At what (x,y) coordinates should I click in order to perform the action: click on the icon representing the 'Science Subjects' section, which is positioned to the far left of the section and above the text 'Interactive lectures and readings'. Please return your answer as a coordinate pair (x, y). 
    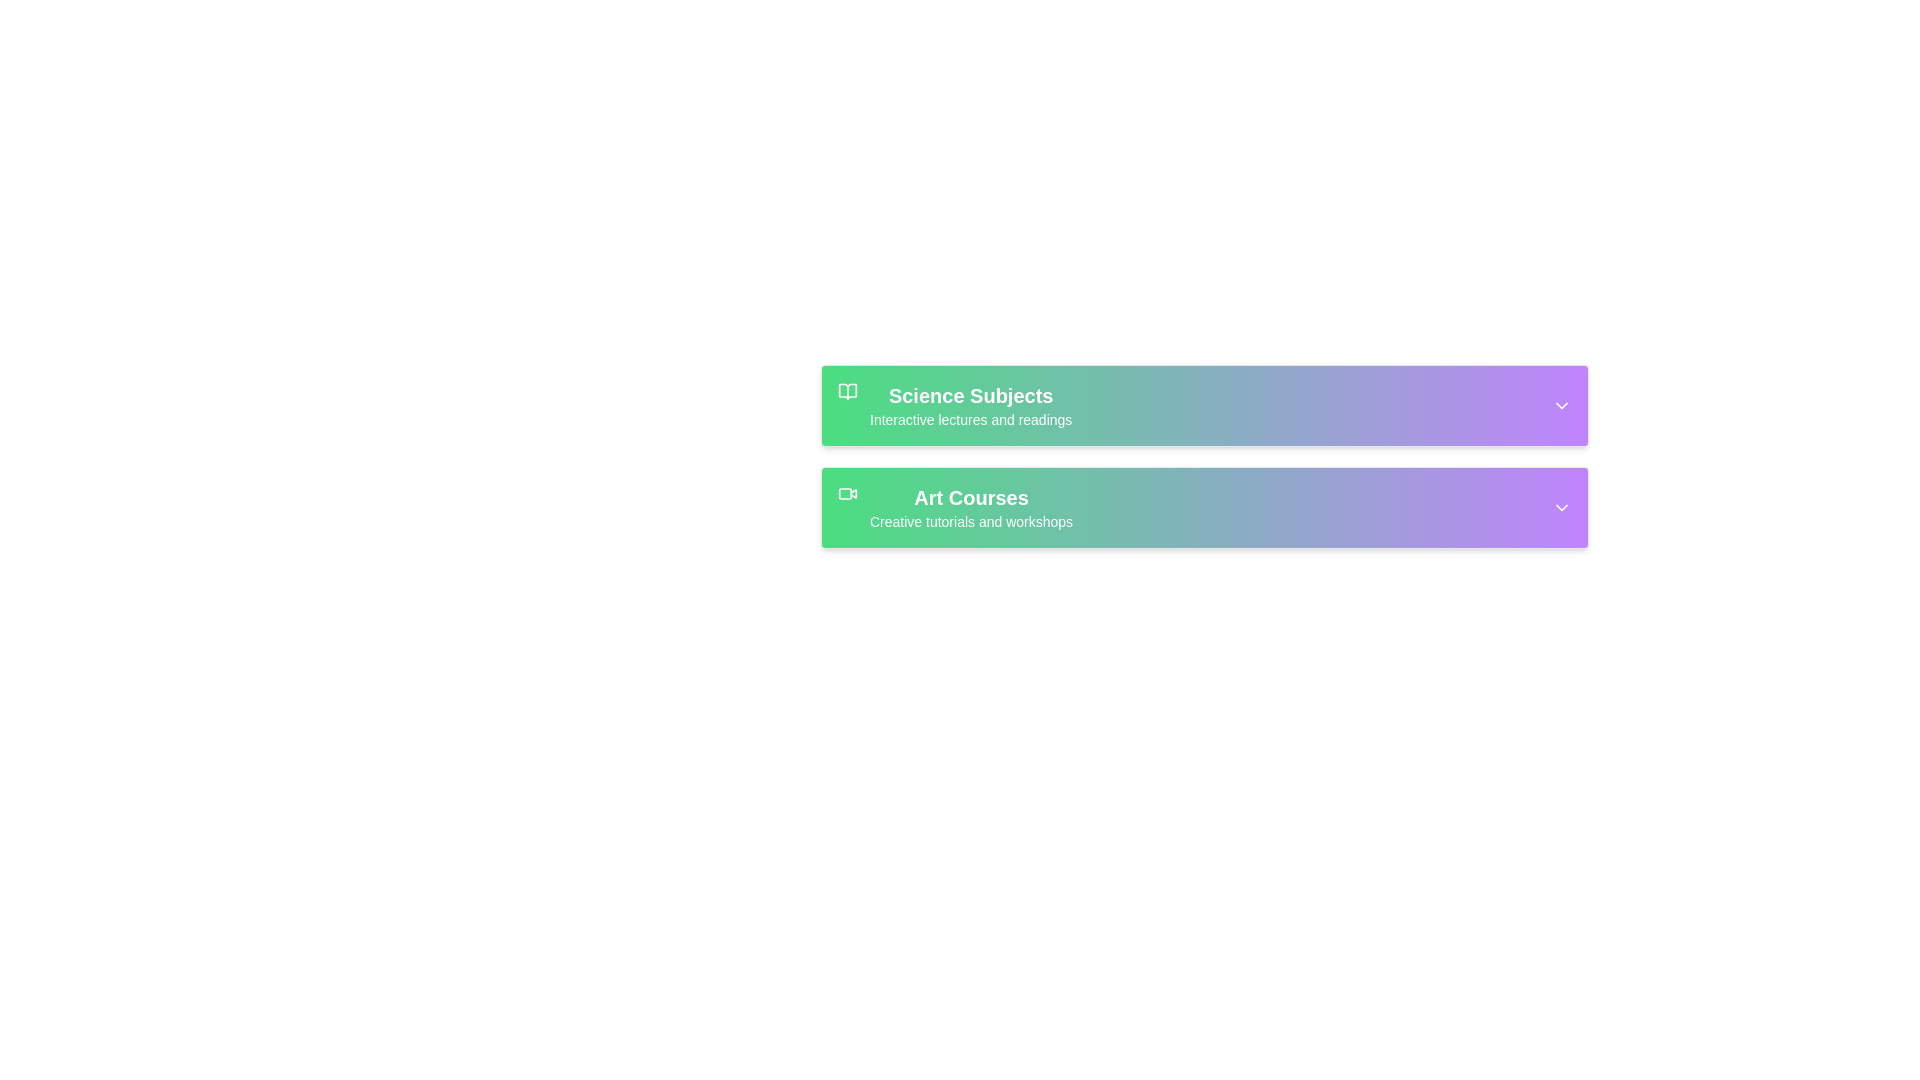
    Looking at the image, I should click on (848, 392).